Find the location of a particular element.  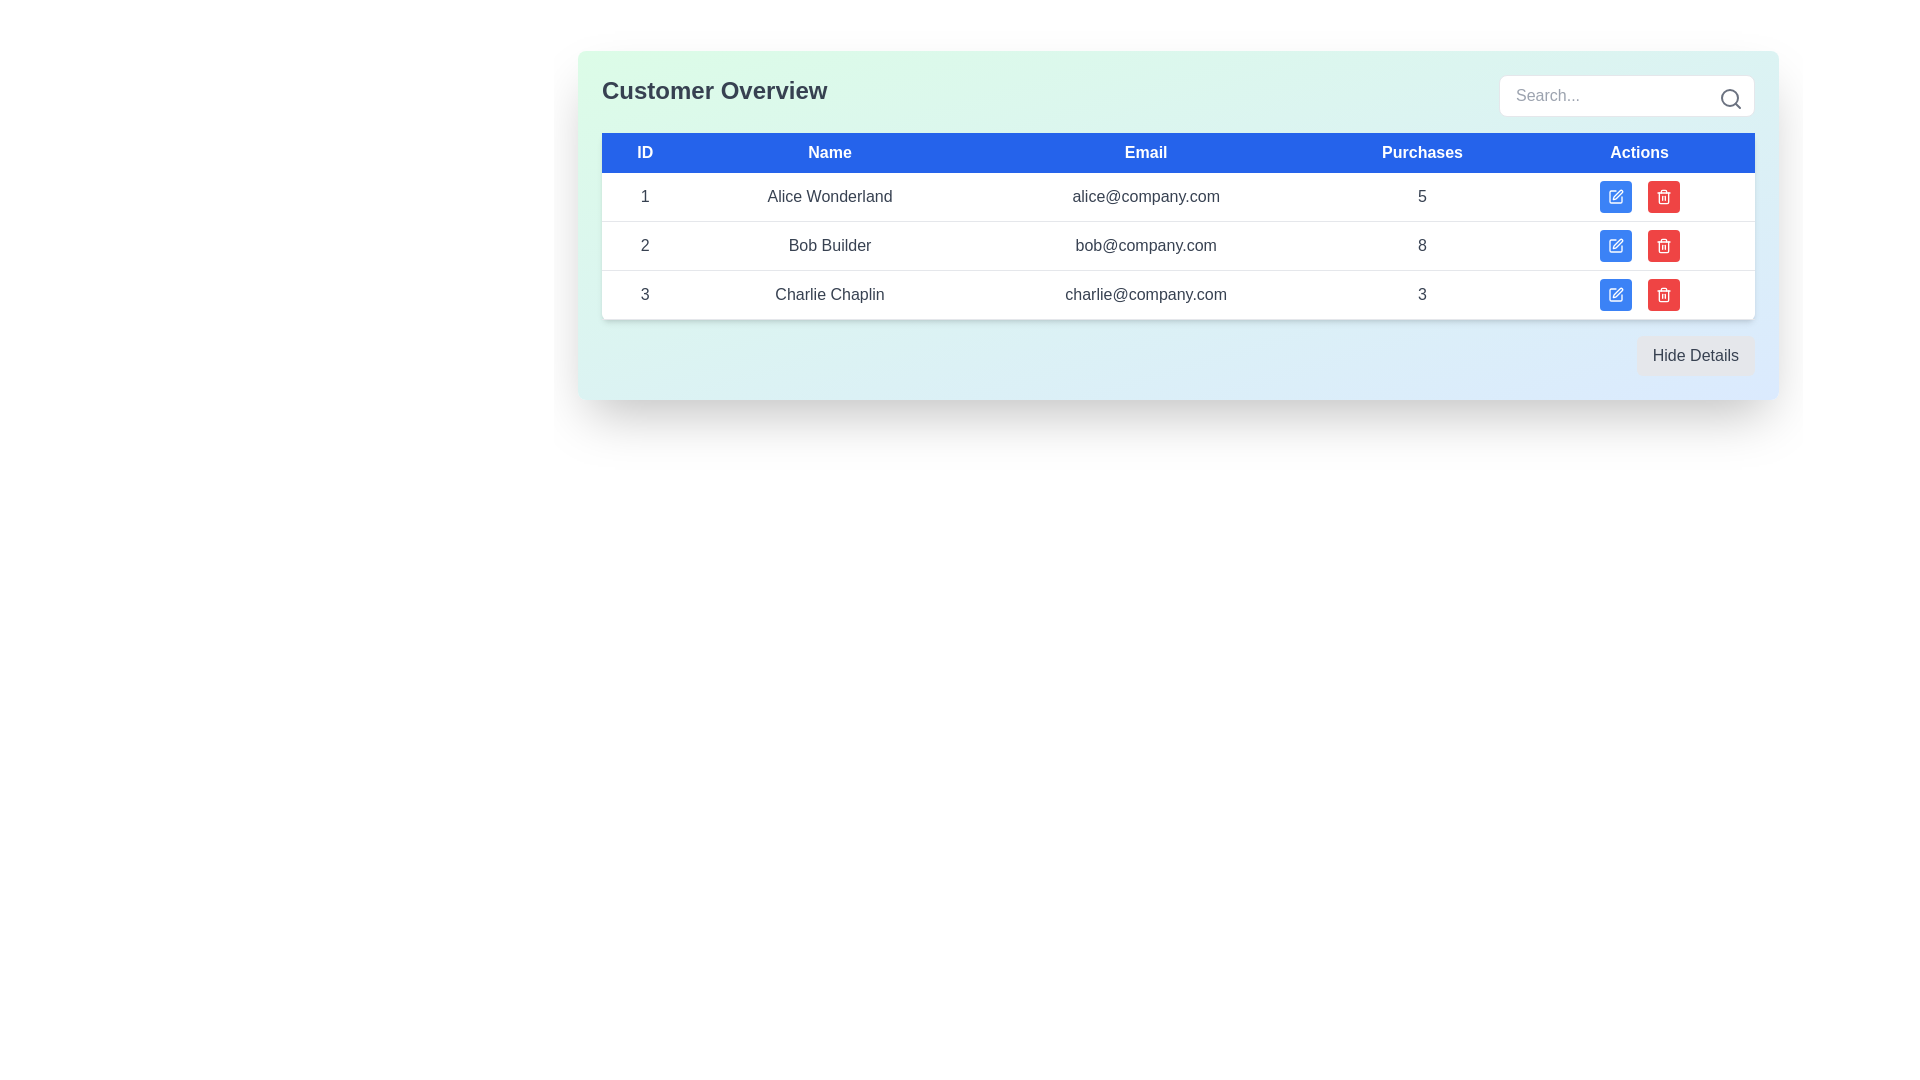

the delete button with icon located at the far right of the table row is located at coordinates (1663, 294).